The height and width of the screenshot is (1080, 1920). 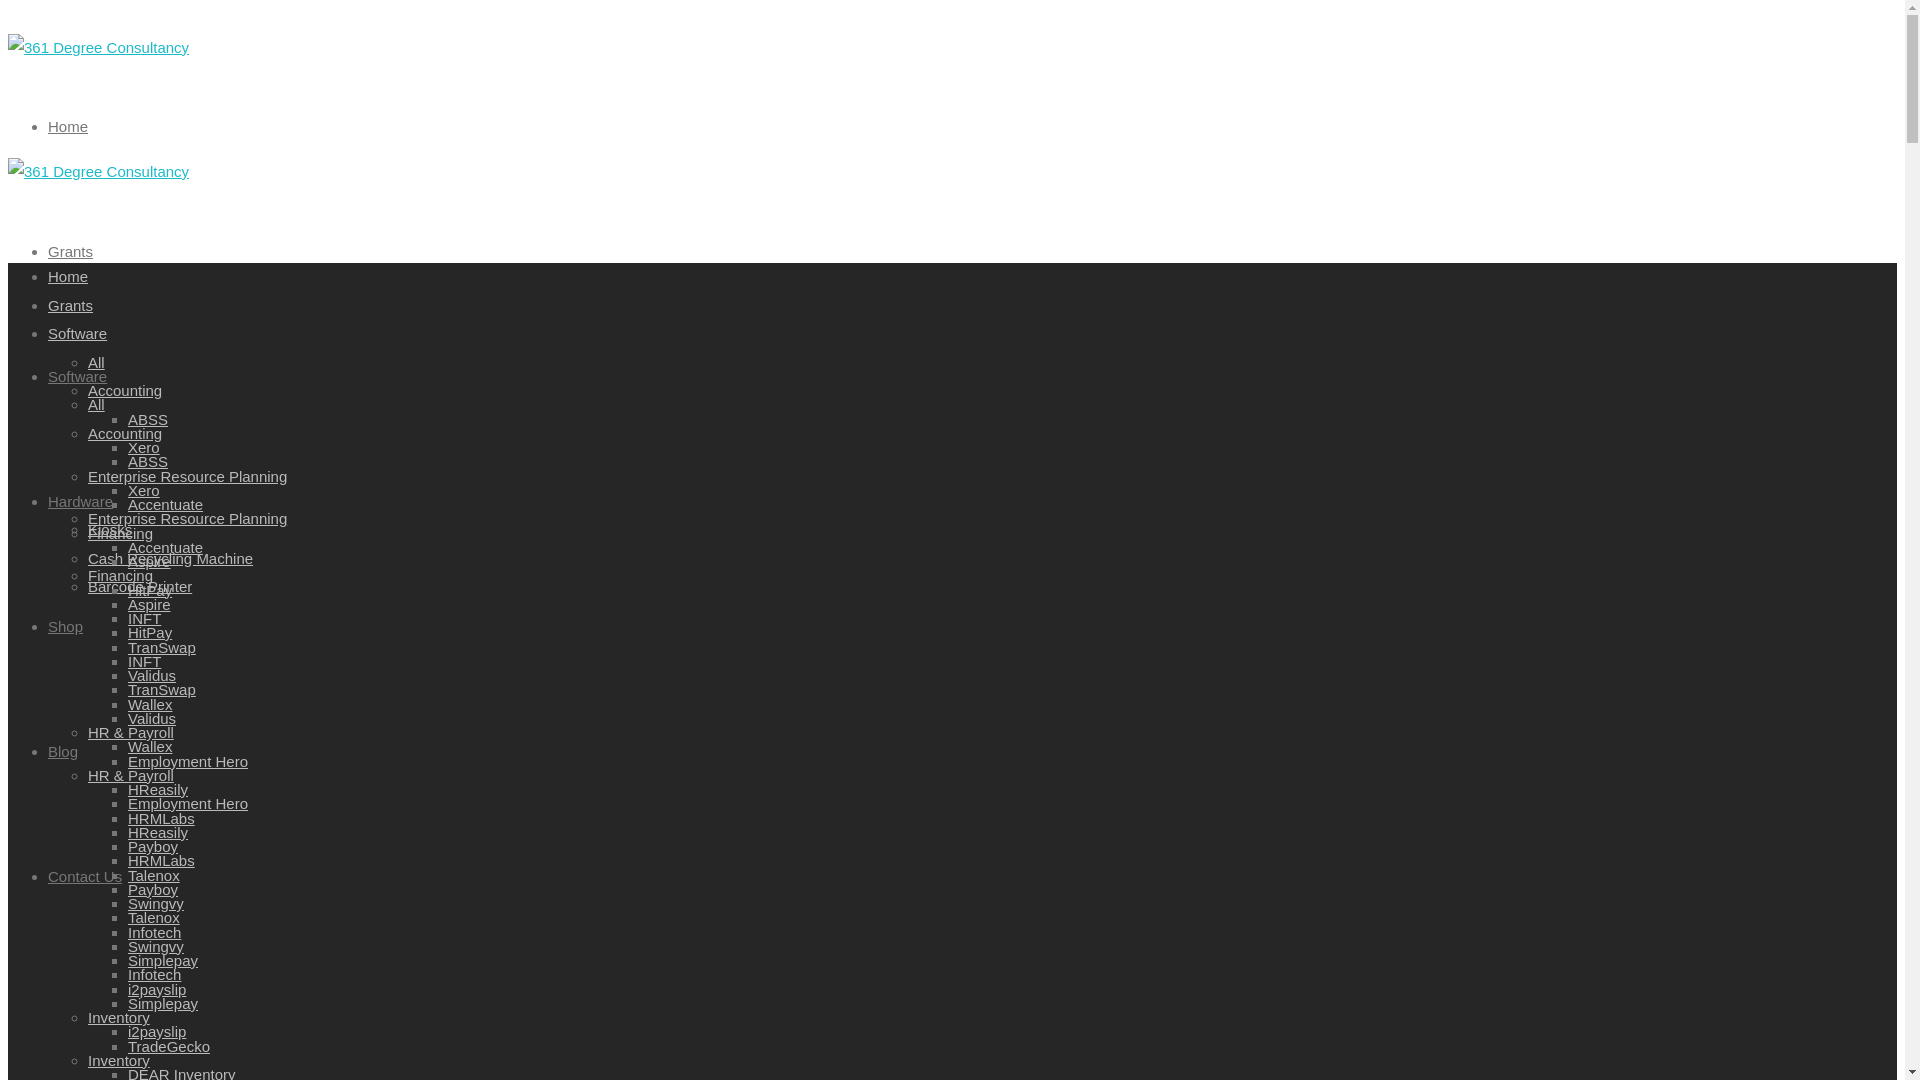 What do you see at coordinates (187, 517) in the screenshot?
I see `'Enterprise Resource Planning'` at bounding box center [187, 517].